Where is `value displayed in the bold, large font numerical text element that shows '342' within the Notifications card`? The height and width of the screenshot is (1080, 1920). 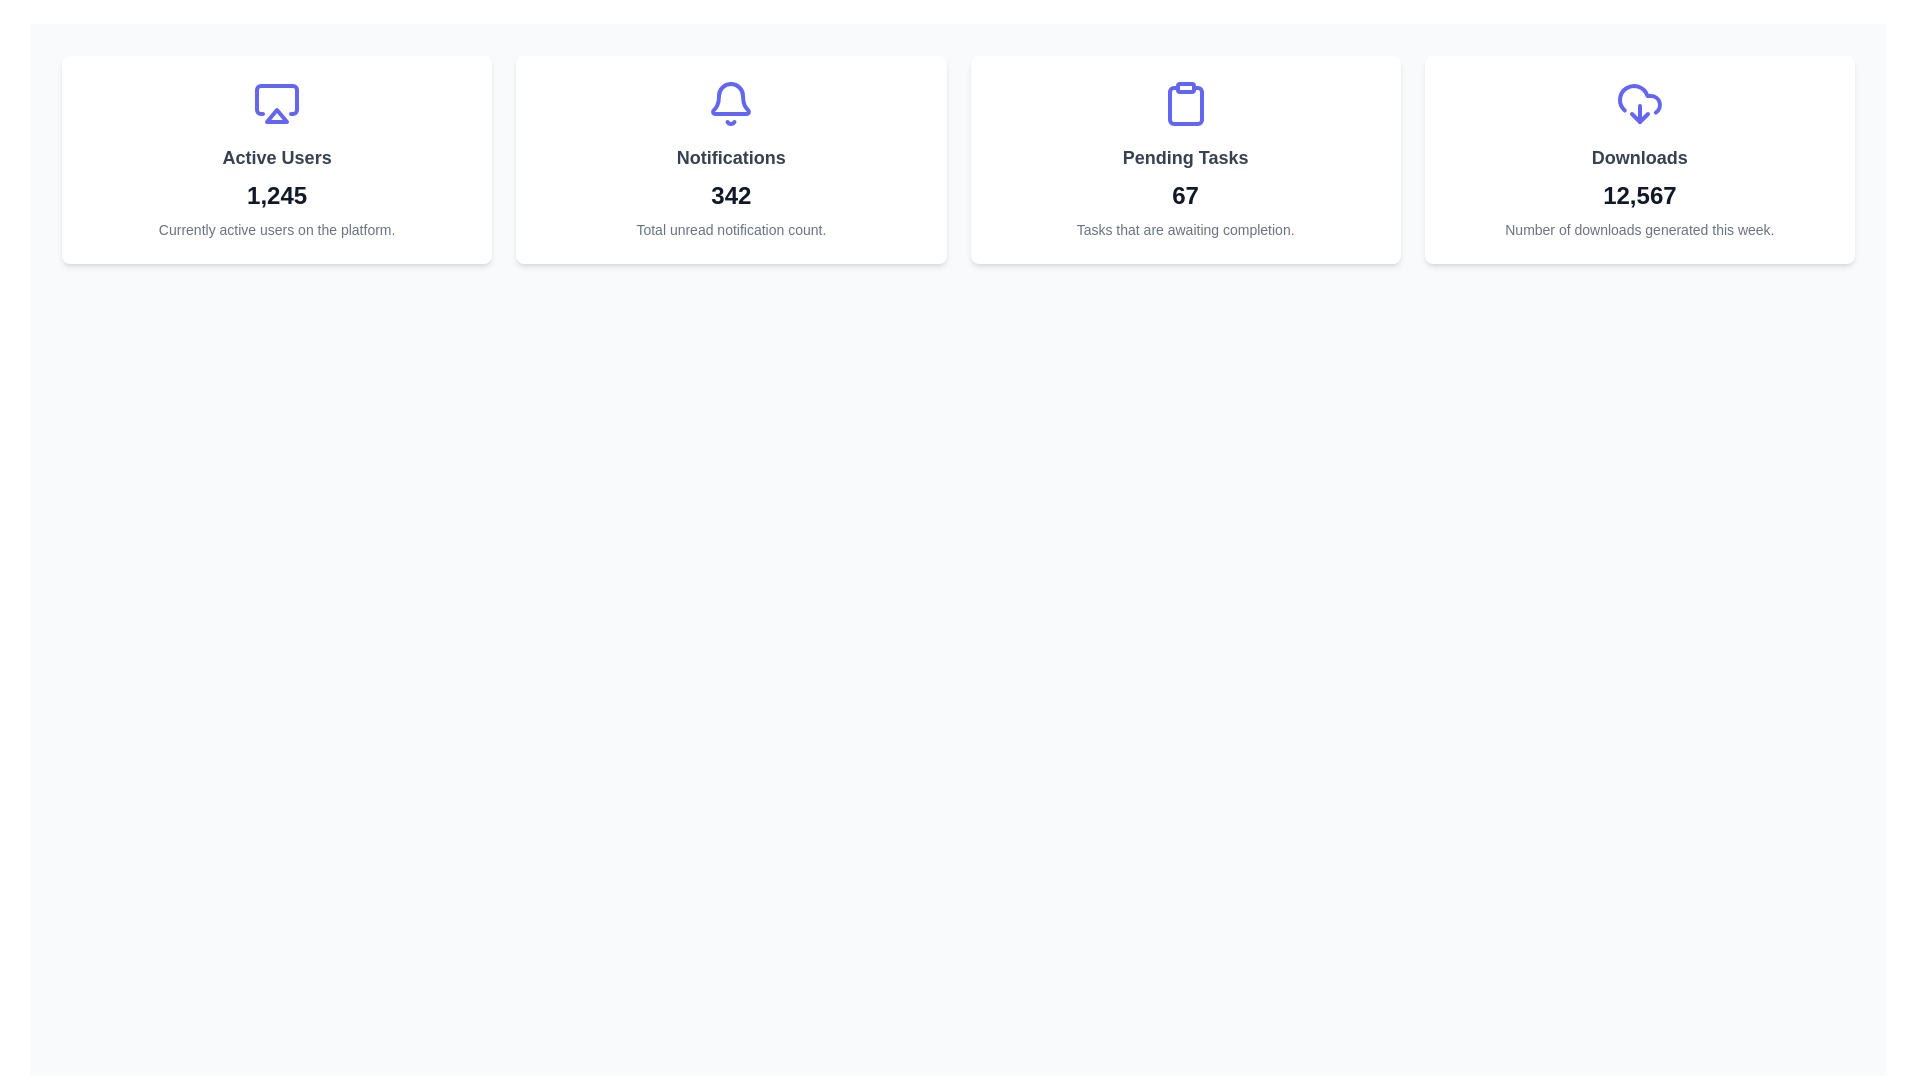 value displayed in the bold, large font numerical text element that shows '342' within the Notifications card is located at coordinates (730, 196).